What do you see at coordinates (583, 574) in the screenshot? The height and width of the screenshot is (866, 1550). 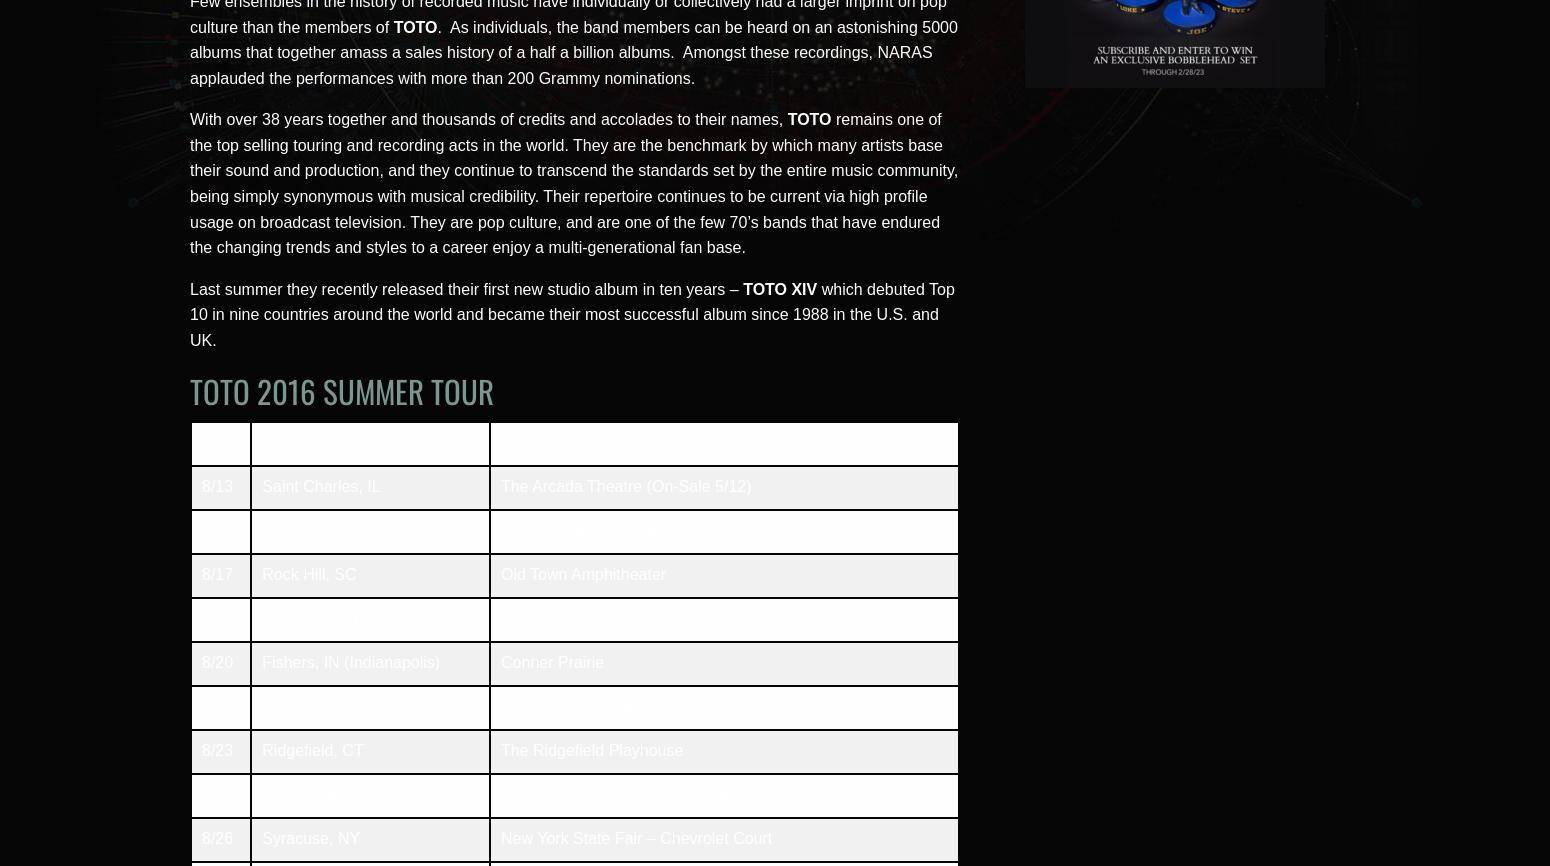 I see `'Old Town Amphitheater'` at bounding box center [583, 574].